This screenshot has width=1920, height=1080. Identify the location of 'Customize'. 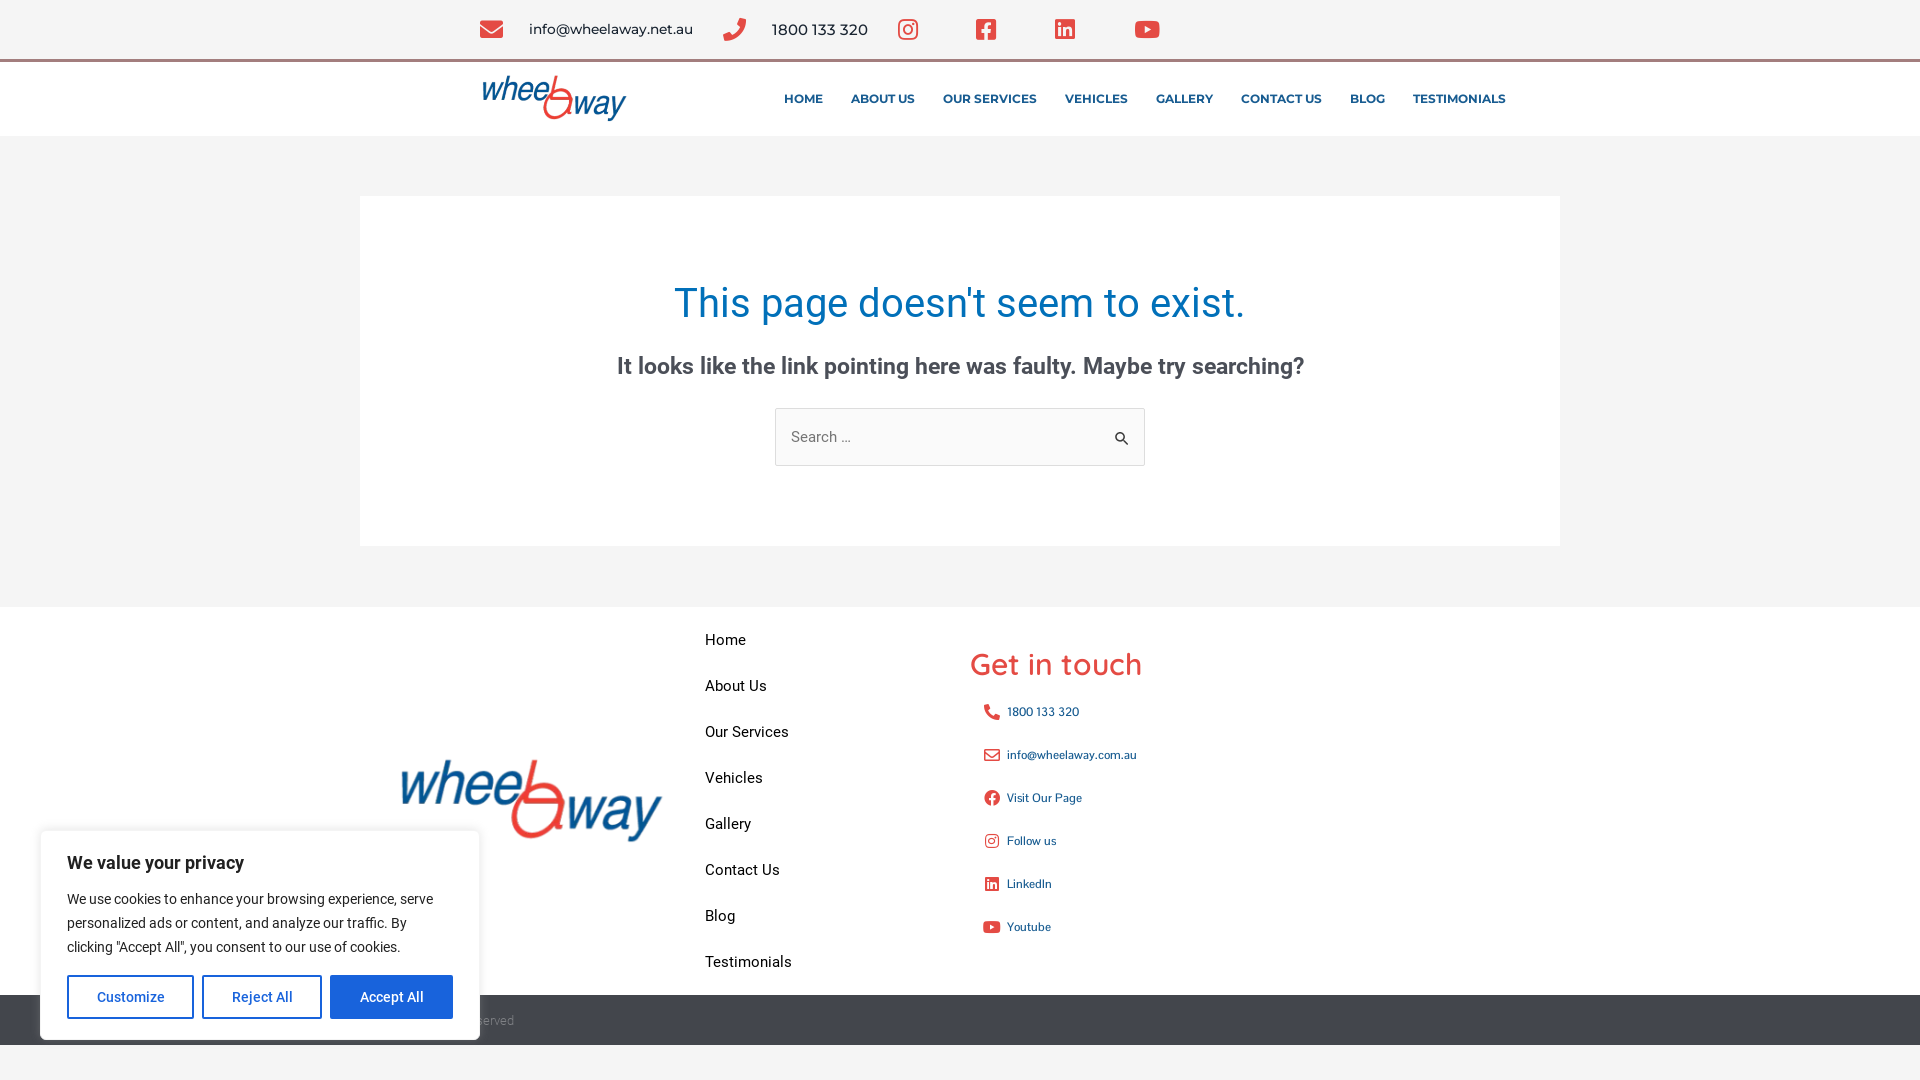
(129, 996).